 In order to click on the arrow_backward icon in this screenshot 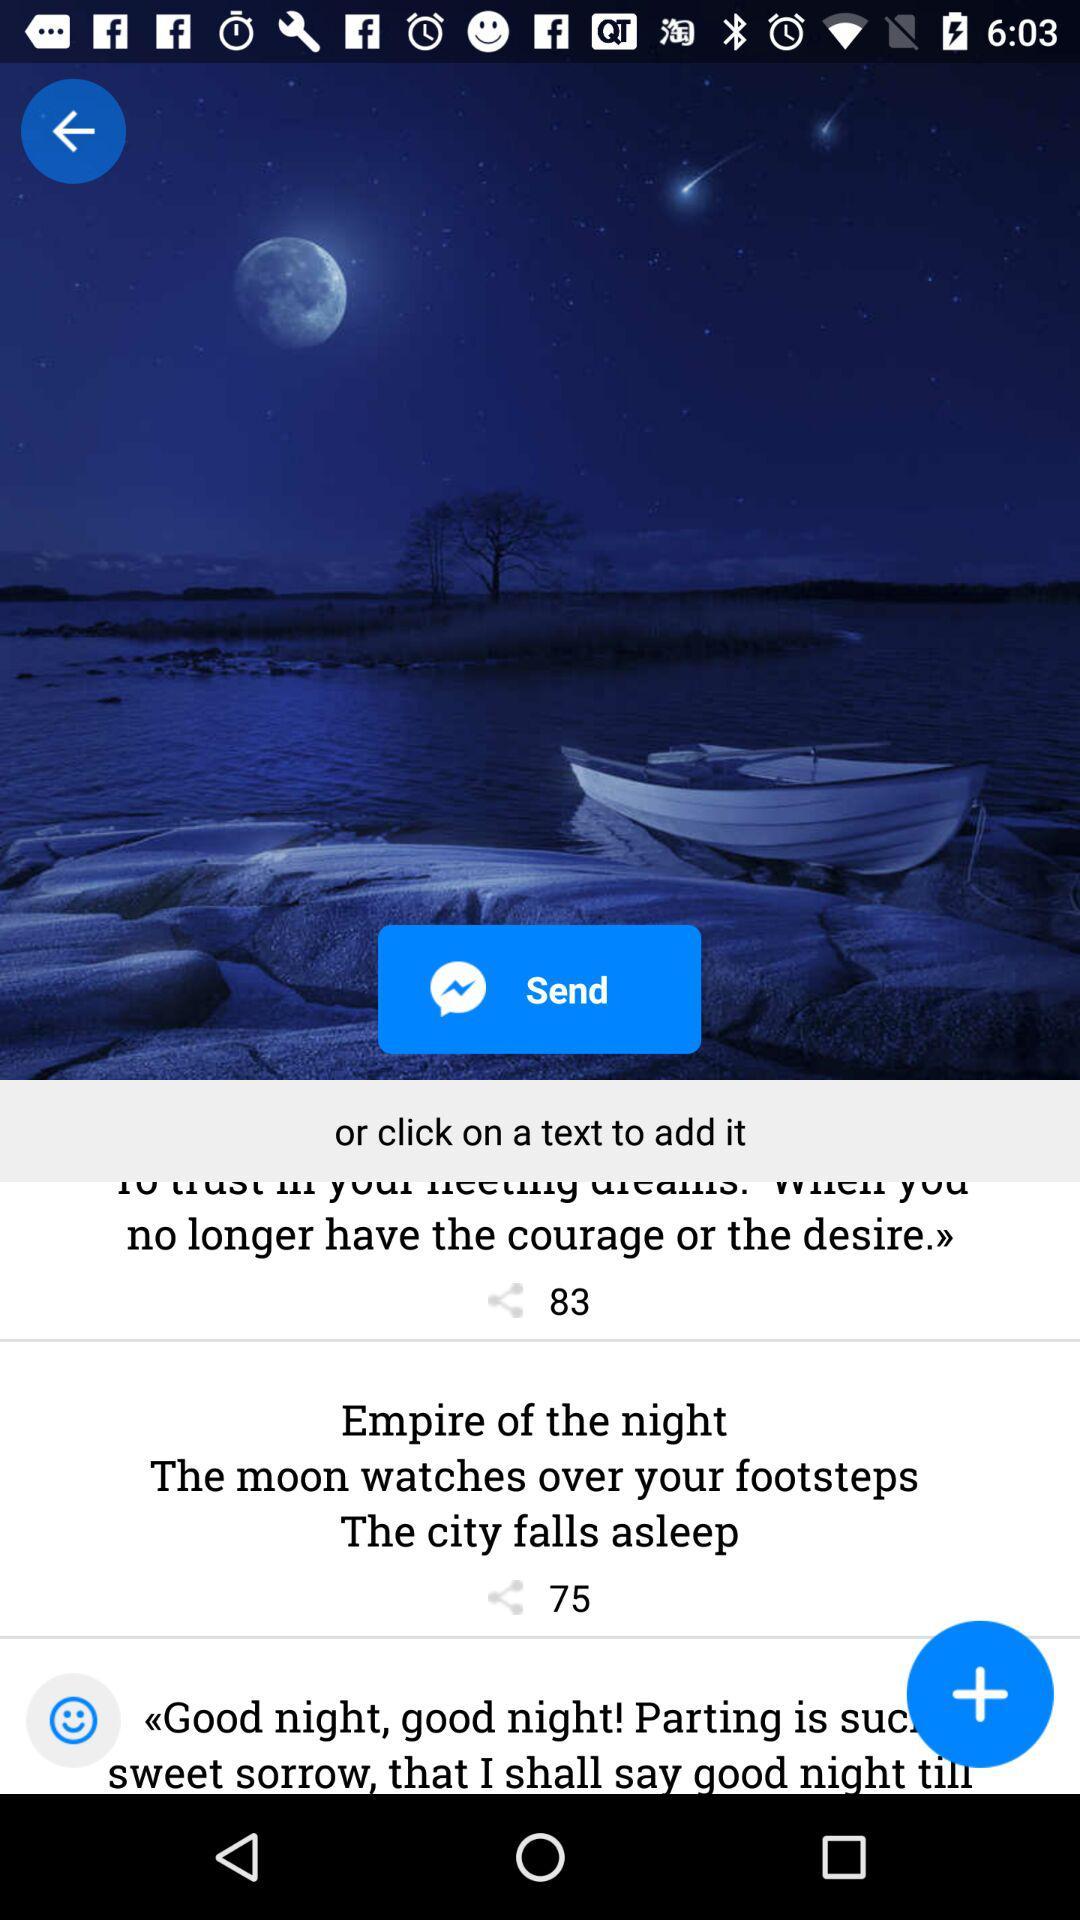, I will do `click(72, 130)`.